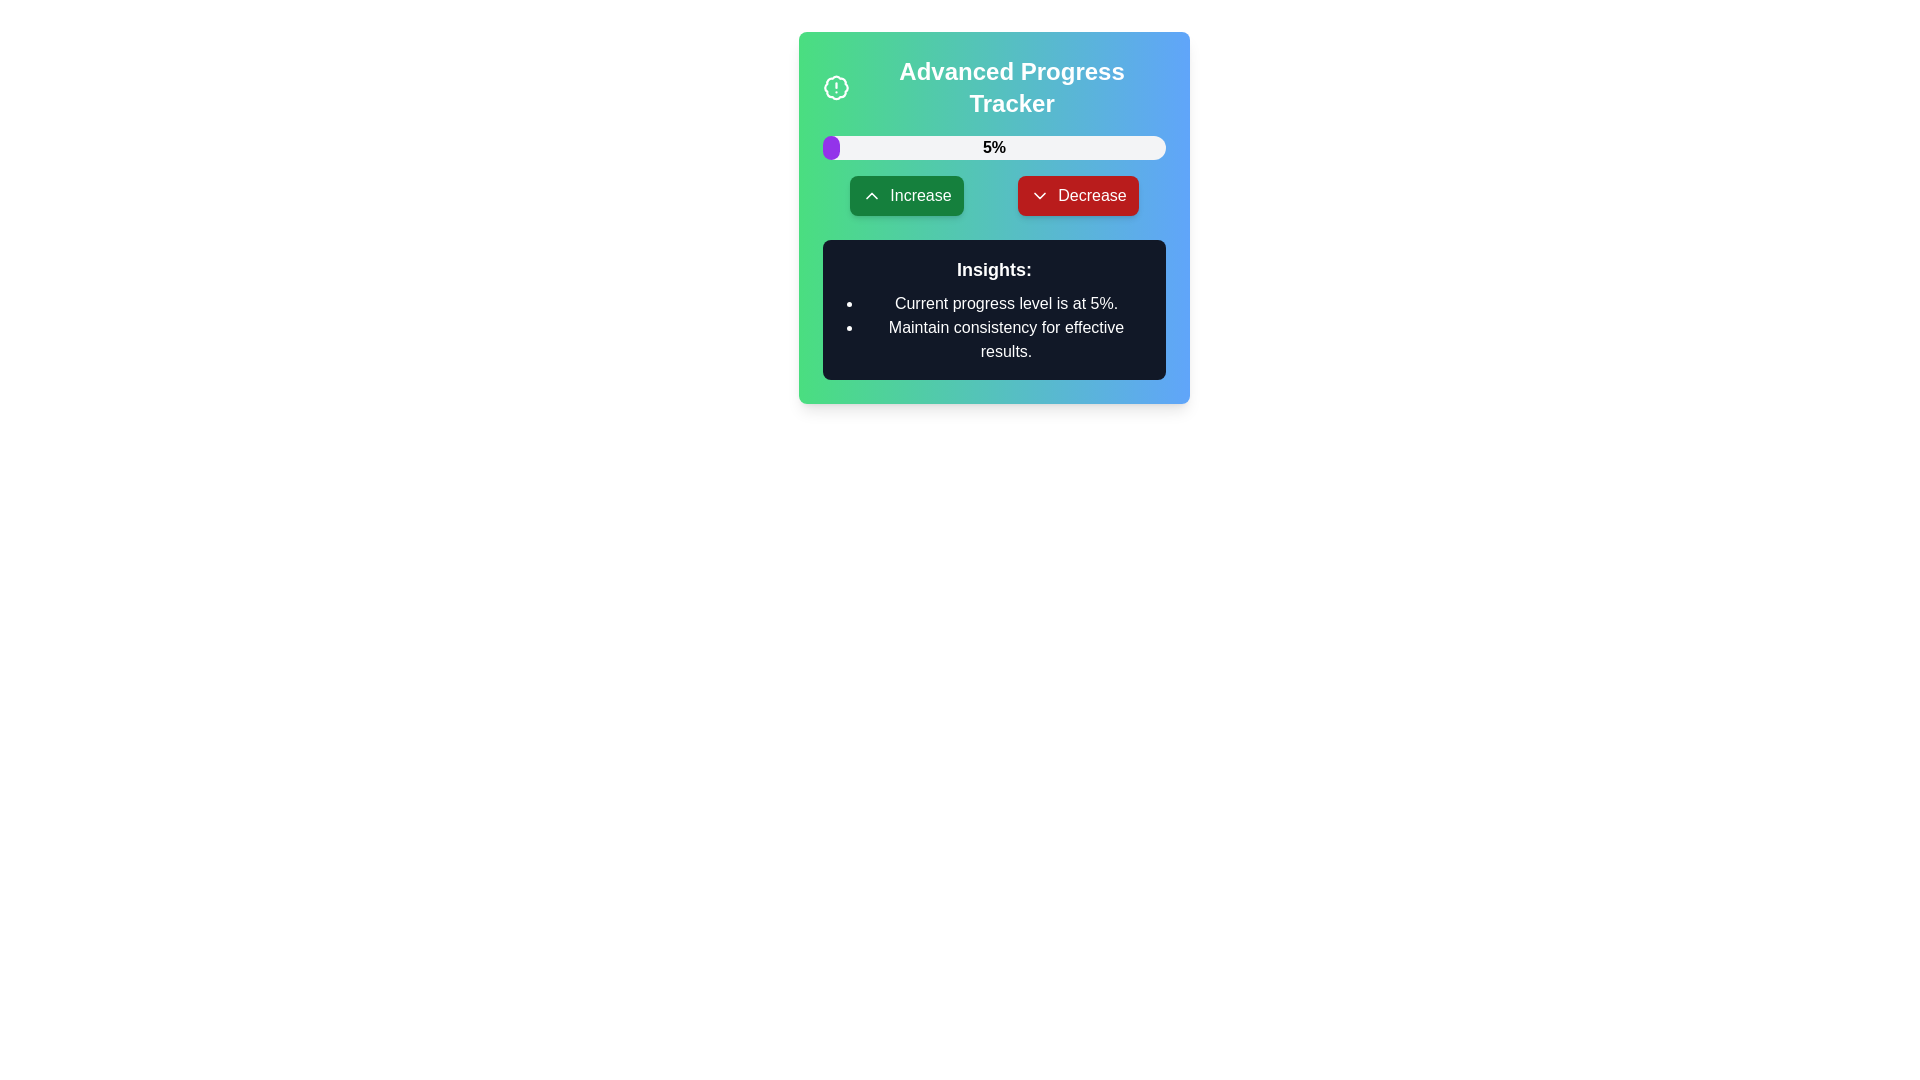 This screenshot has width=1920, height=1080. What do you see at coordinates (831, 146) in the screenshot?
I see `the small purple rectangle representing the progress bar indicator, which is located at the leftmost part of the horizontal progress bar beneath the 'Advanced Progress Tracker' title` at bounding box center [831, 146].